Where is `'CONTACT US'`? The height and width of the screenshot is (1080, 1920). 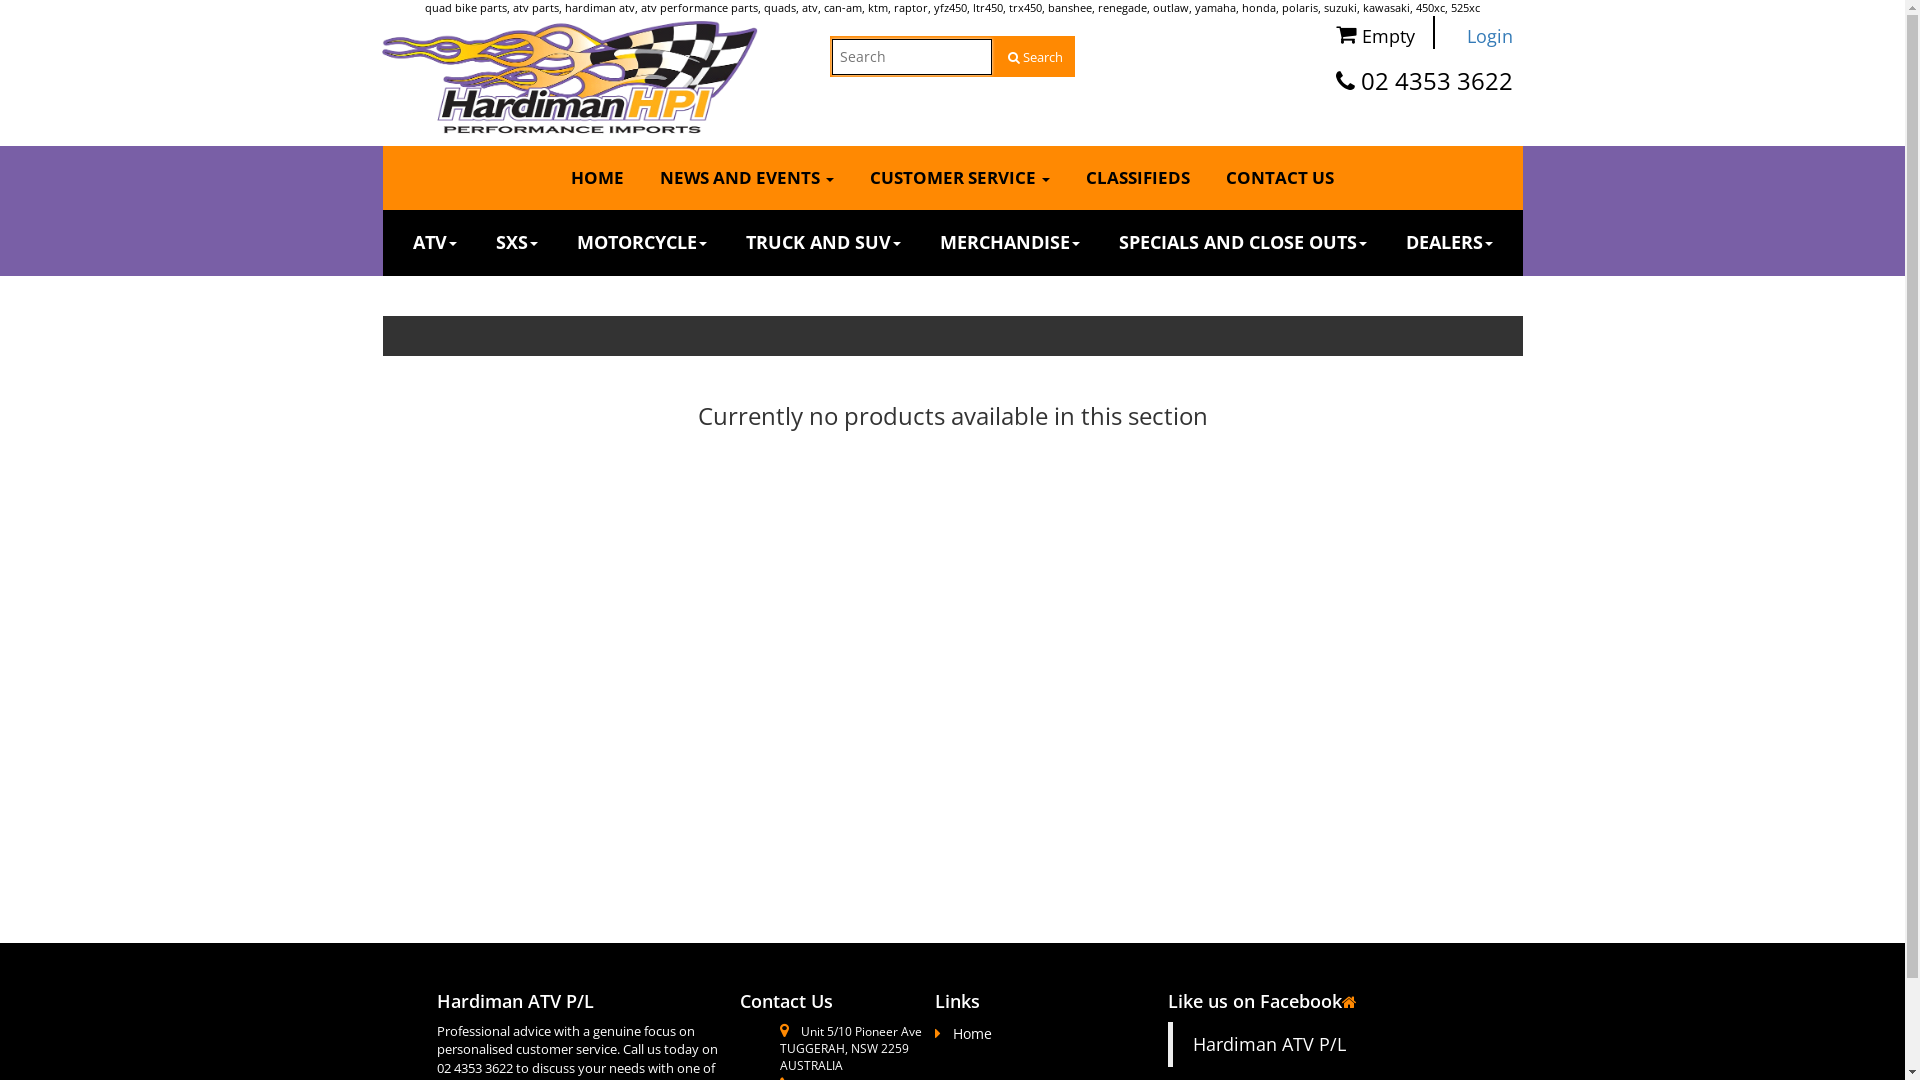 'CONTACT US' is located at coordinates (1280, 176).